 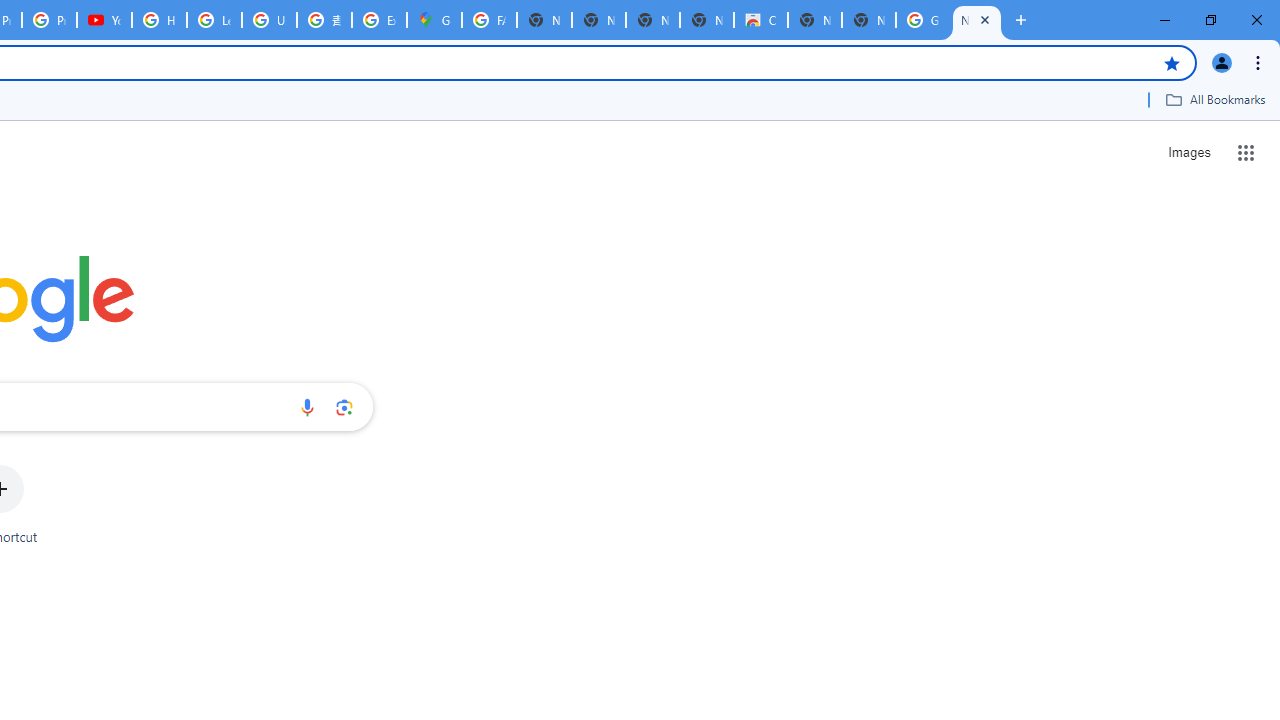 I want to click on 'Google Maps', so click(x=433, y=20).